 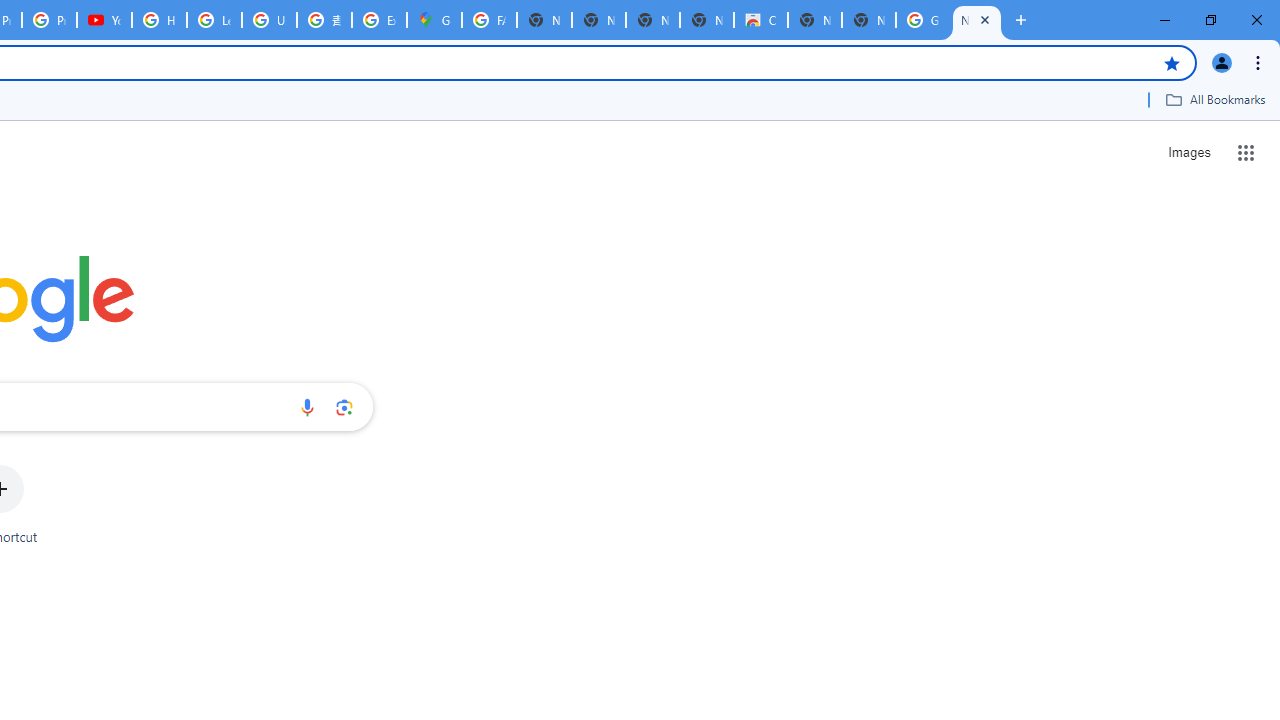 I want to click on 'Google Maps', so click(x=433, y=20).